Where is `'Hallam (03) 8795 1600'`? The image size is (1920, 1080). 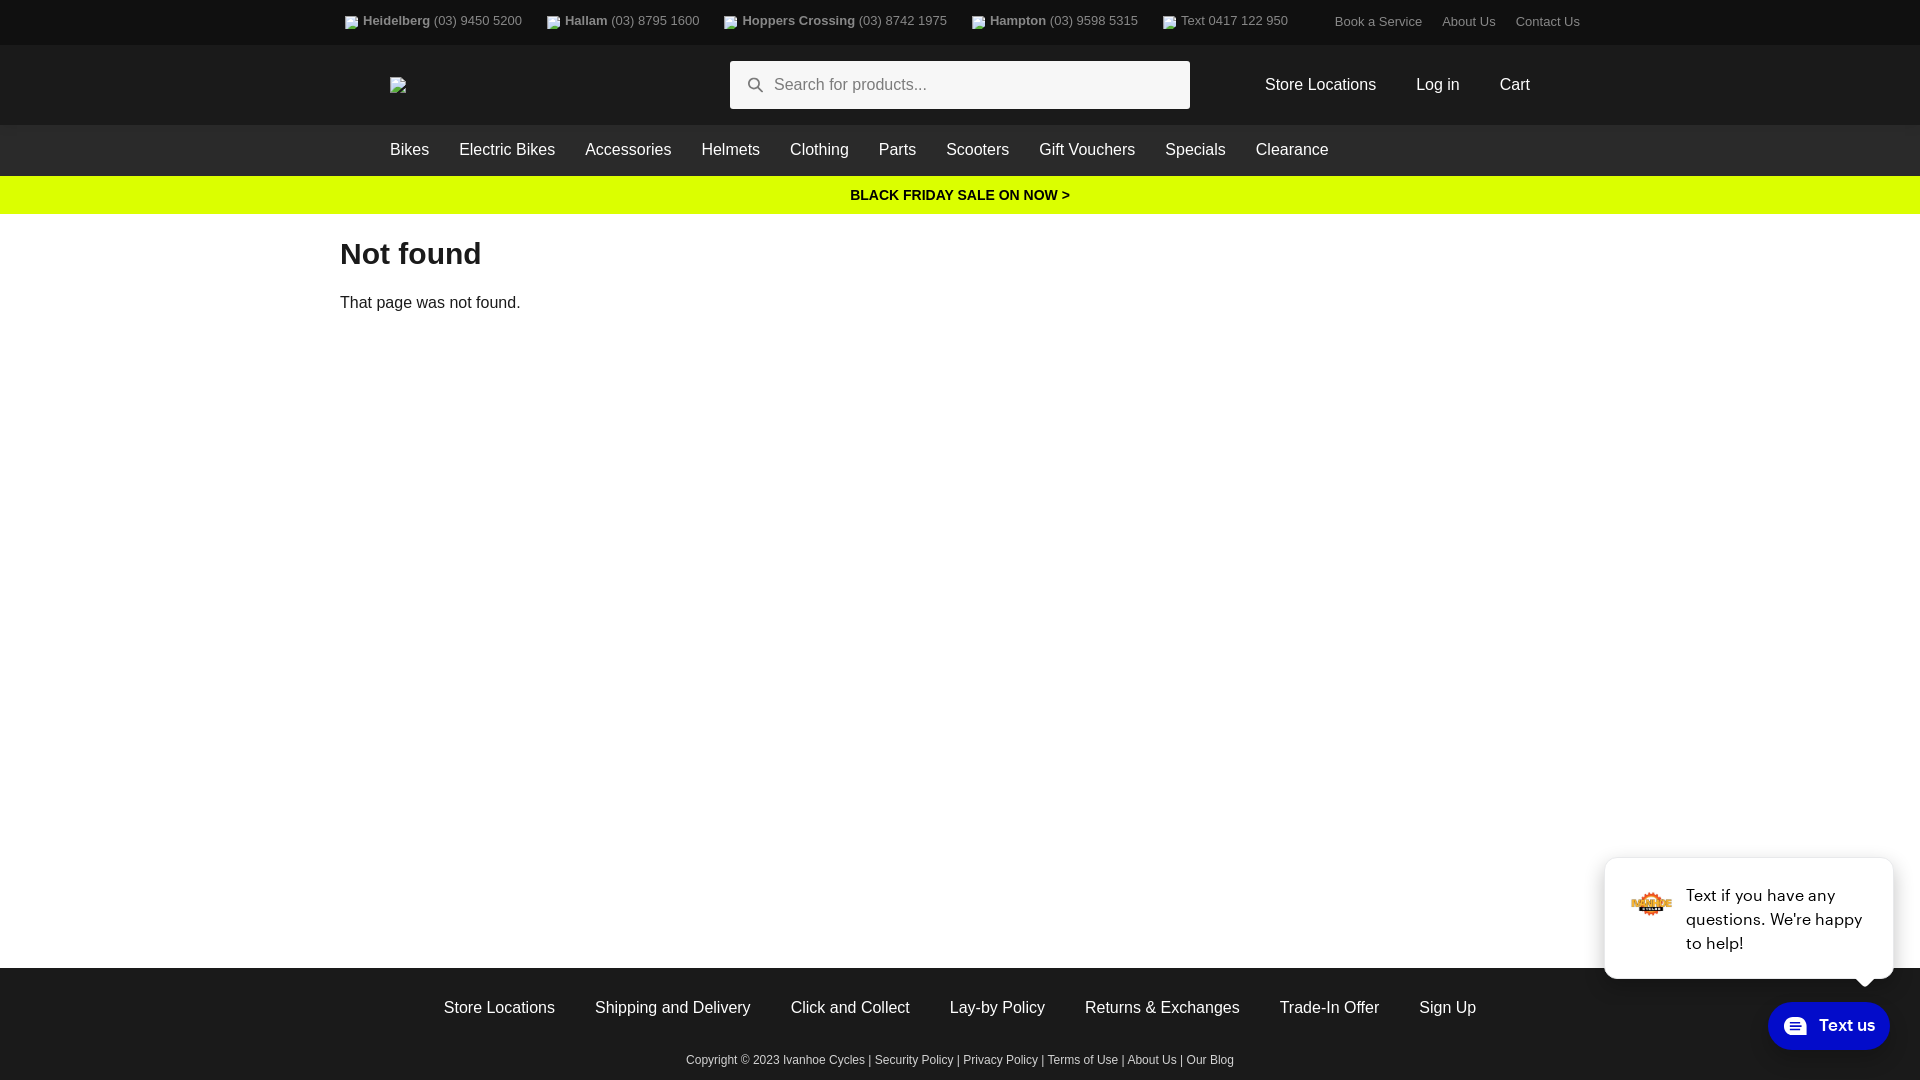 'Hallam (03) 8795 1600' is located at coordinates (619, 22).